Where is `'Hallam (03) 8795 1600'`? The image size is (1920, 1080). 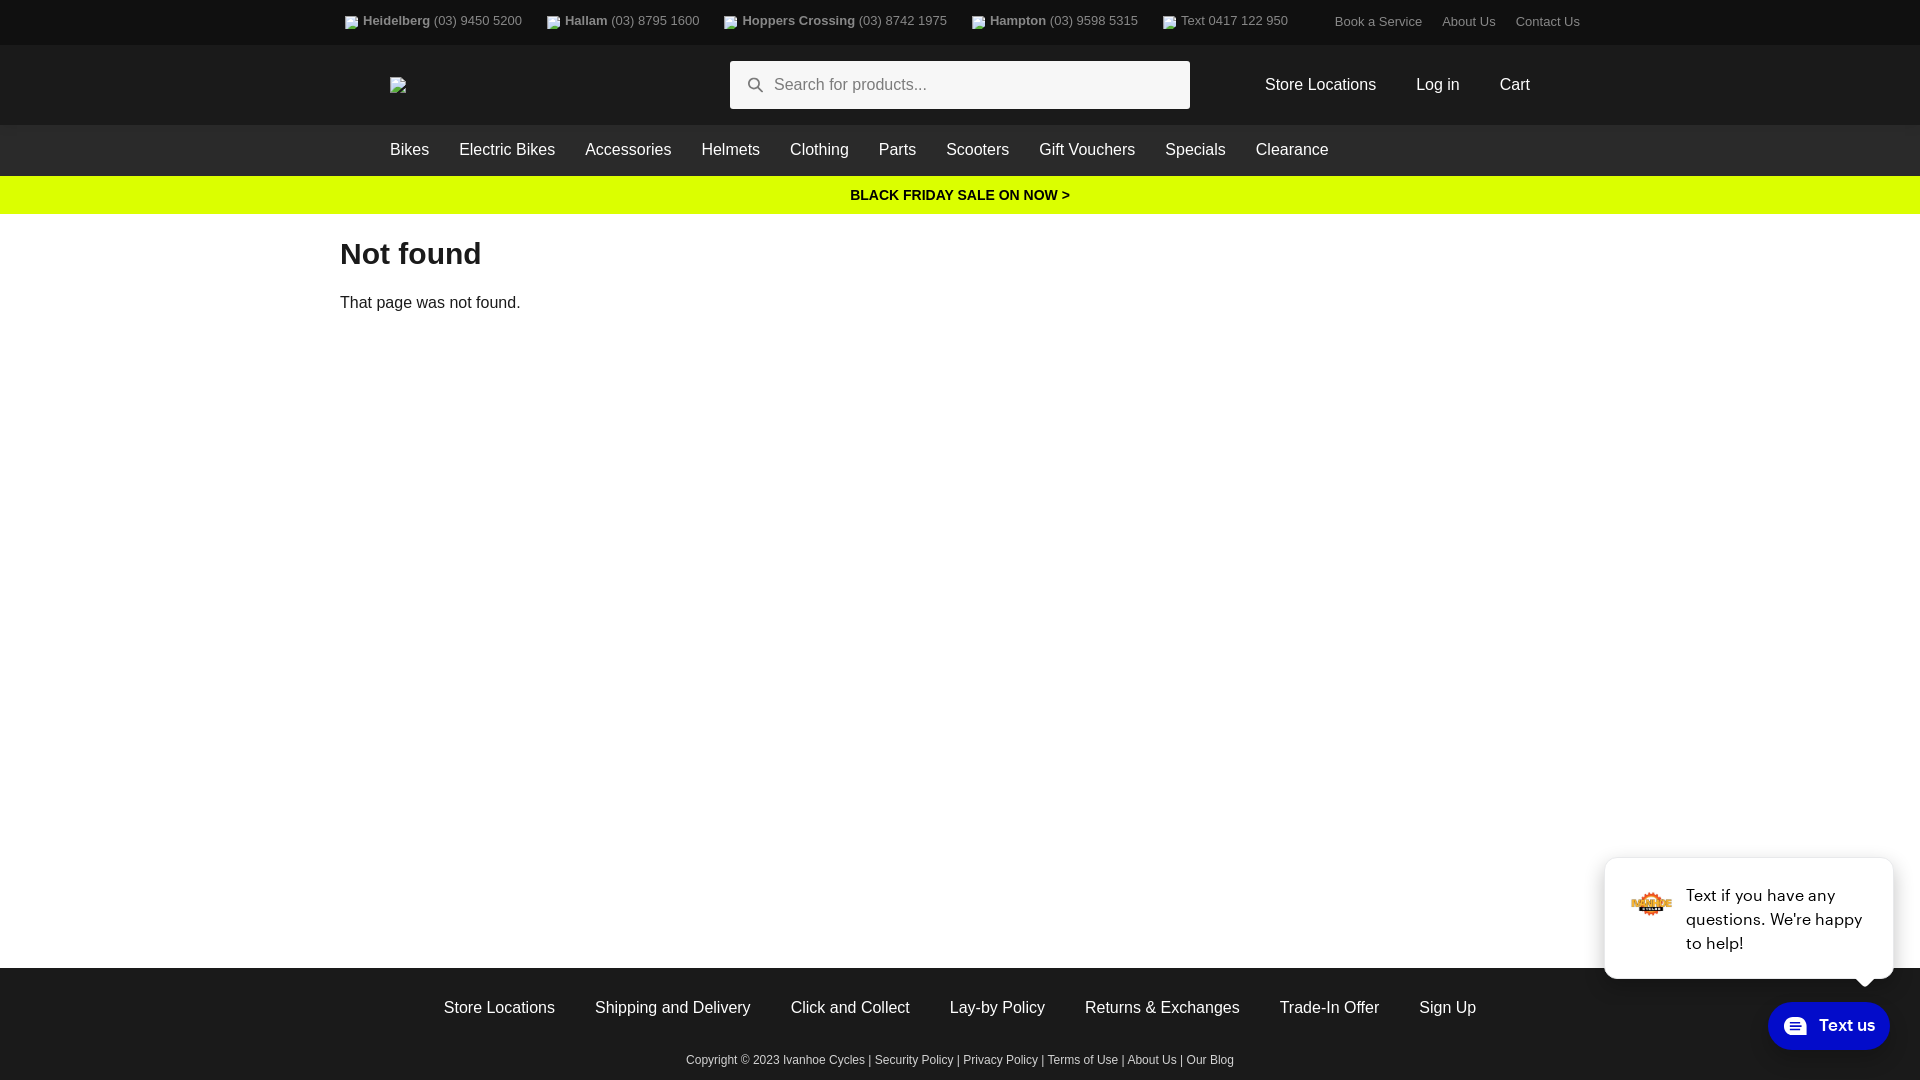 'Hallam (03) 8795 1600' is located at coordinates (619, 22).